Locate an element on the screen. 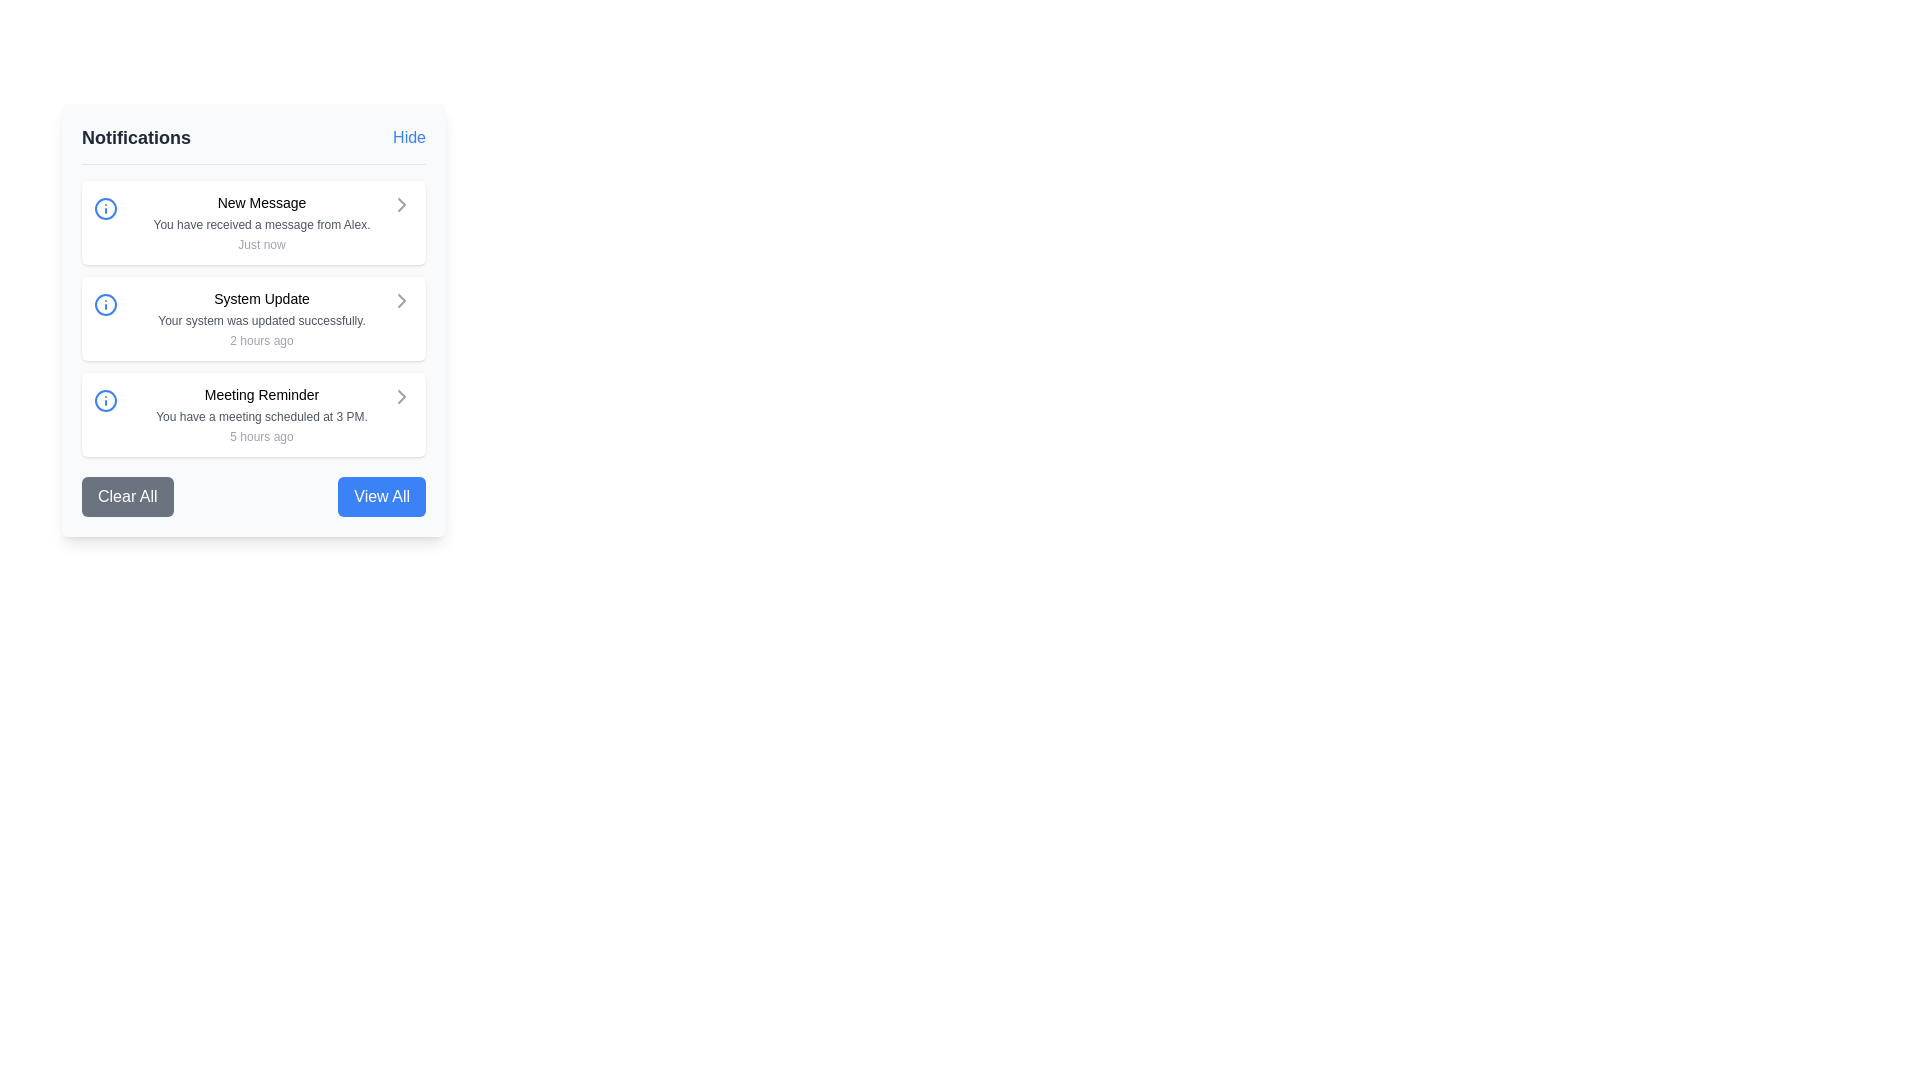 The image size is (1920, 1080). the right-facing chevron arrow icon located in the notification panel next to the 'New Message' text is located at coordinates (401, 204).